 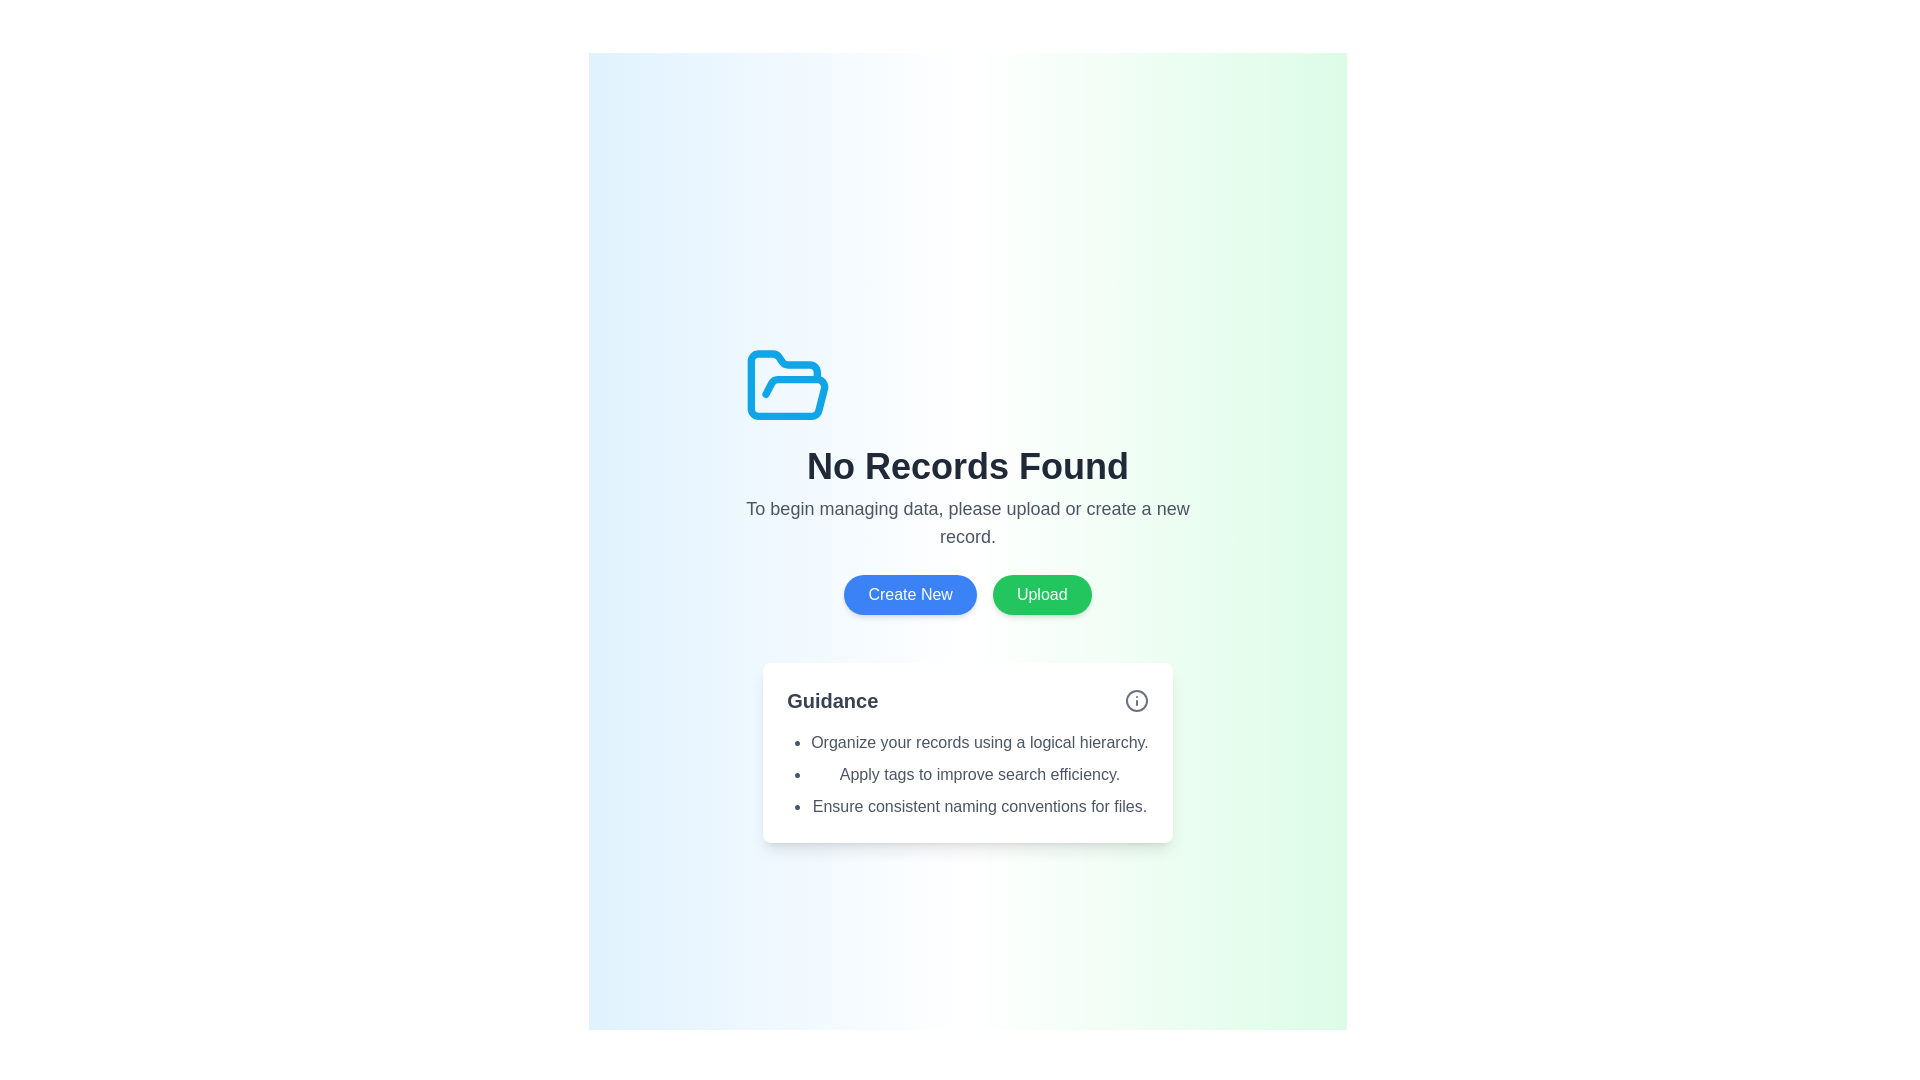 What do you see at coordinates (979, 743) in the screenshot?
I see `first item in the bullet-pointed list under the 'Guidance' section, which states 'Organize your records using a logical hierarchy.'` at bounding box center [979, 743].